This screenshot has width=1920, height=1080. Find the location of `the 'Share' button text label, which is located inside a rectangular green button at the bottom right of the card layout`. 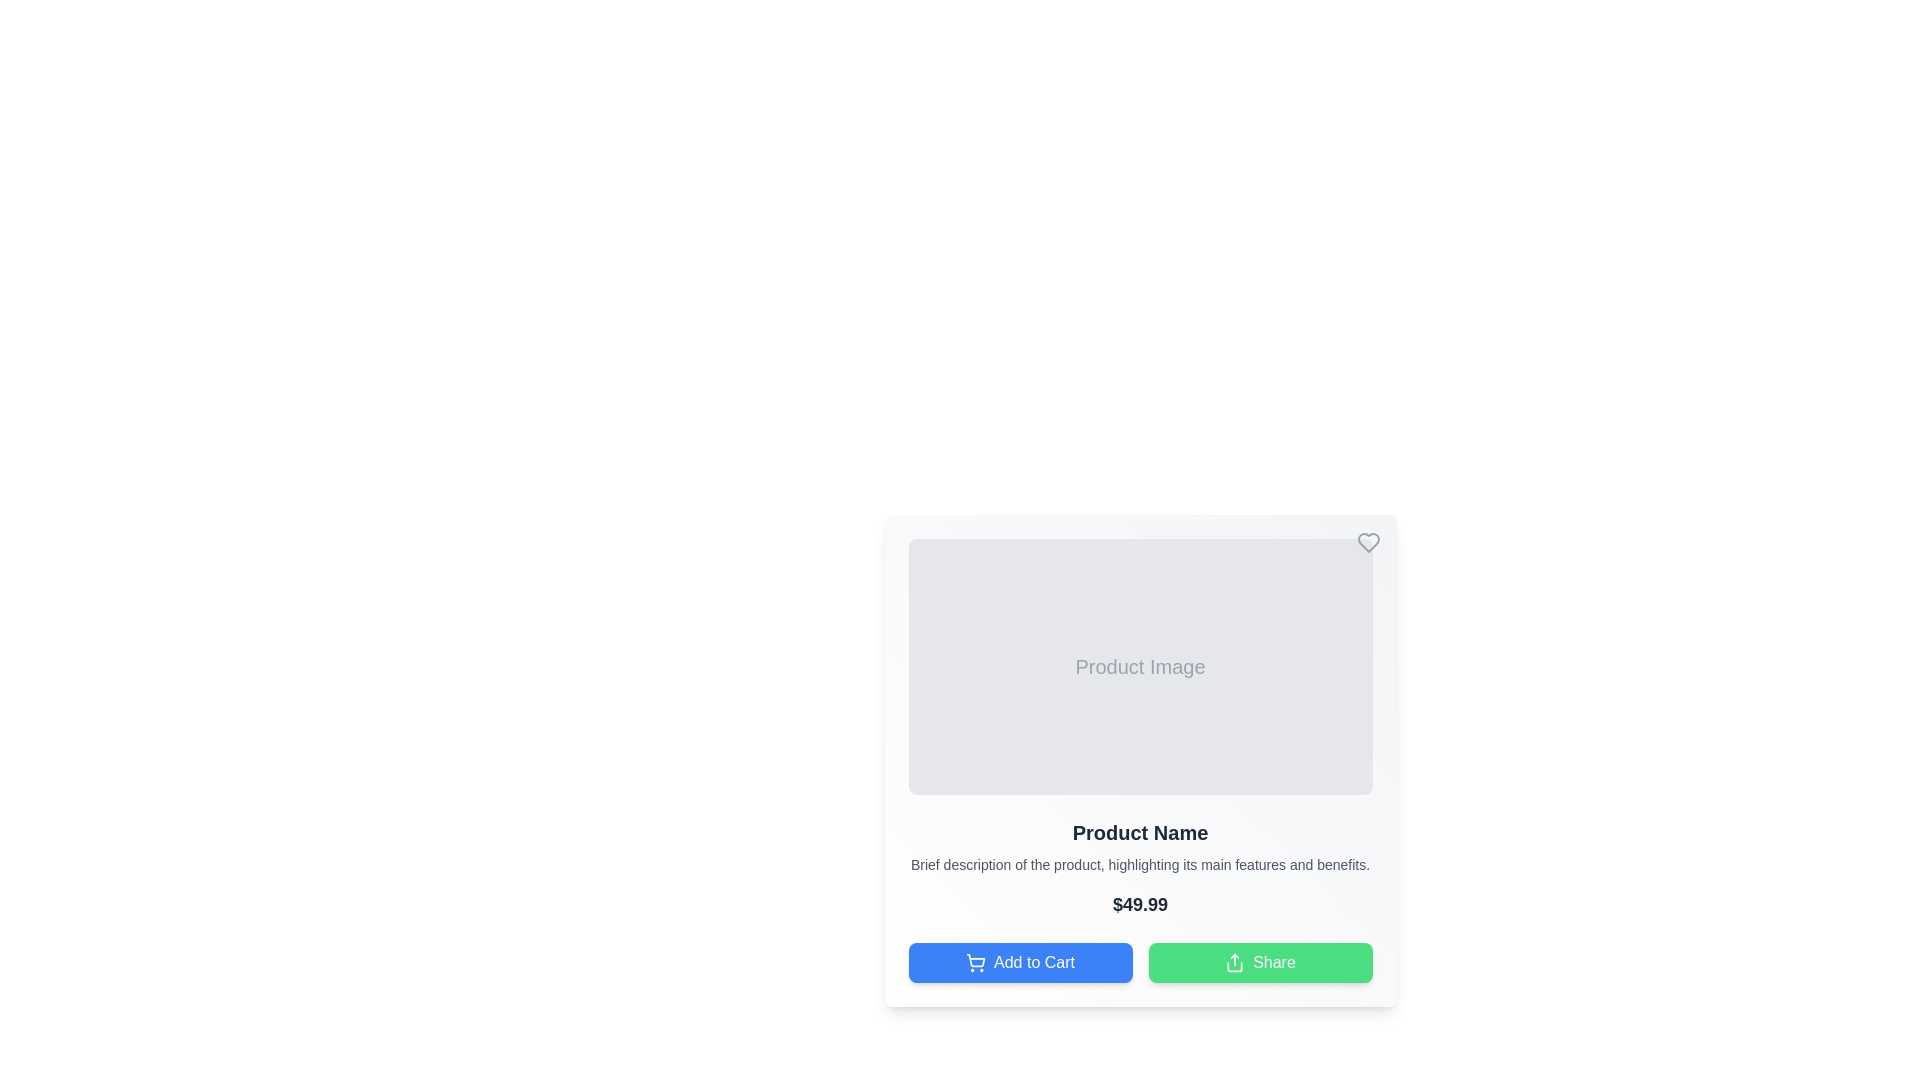

the 'Share' button text label, which is located inside a rectangular green button at the bottom right of the card layout is located at coordinates (1273, 962).